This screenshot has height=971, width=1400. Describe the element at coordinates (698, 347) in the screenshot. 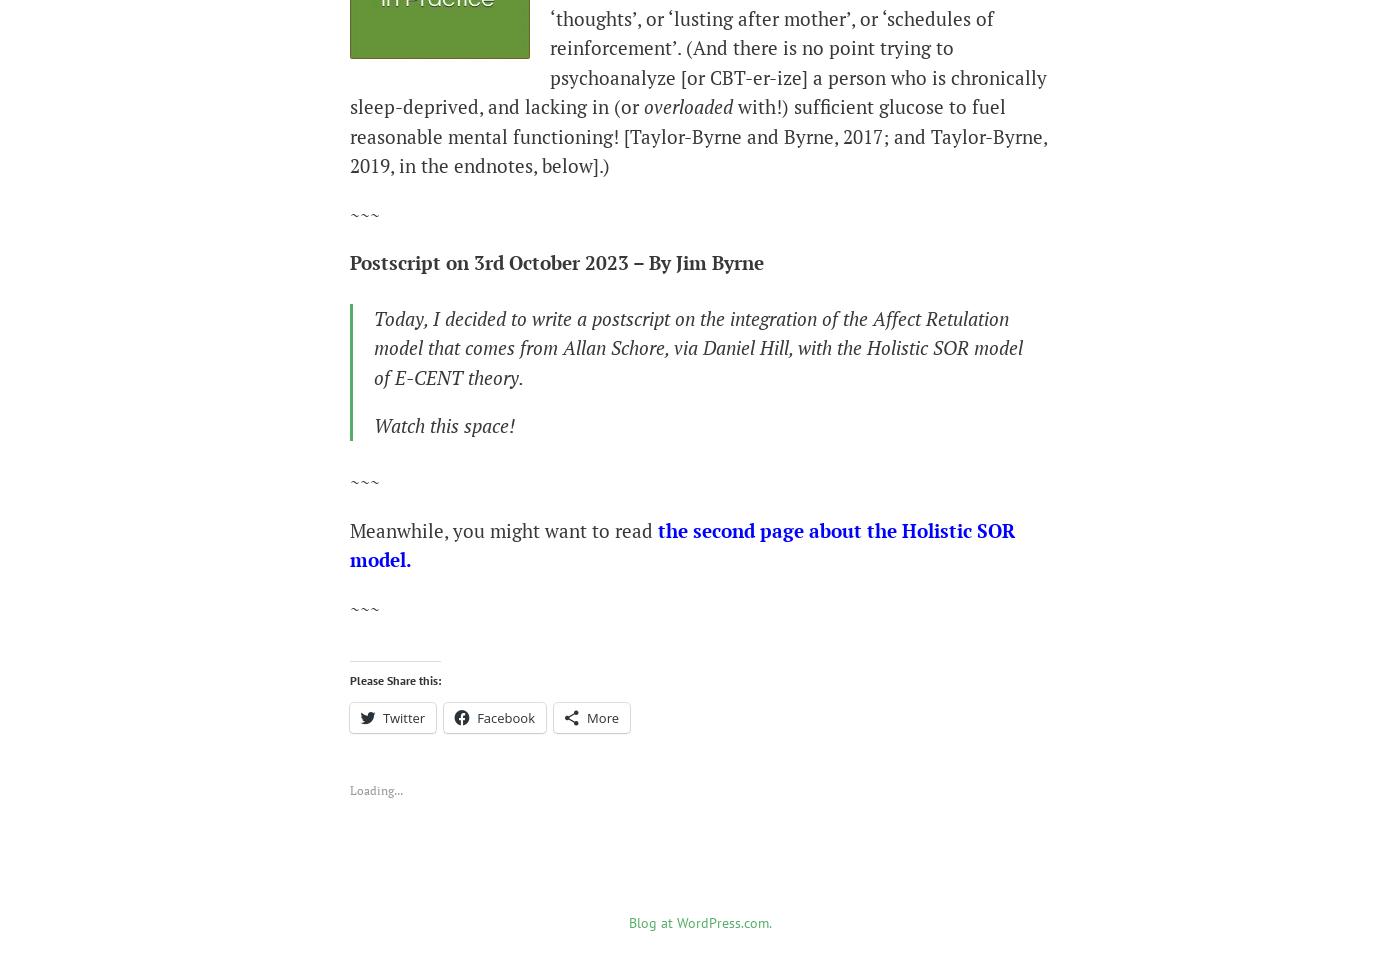

I see `'Today, I decided to write a postscript on the integration of the Affect Retulation model that comes from Allan Schore, via Daniel Hill, with the Holistic SOR model of E-CENT theory.'` at that location.